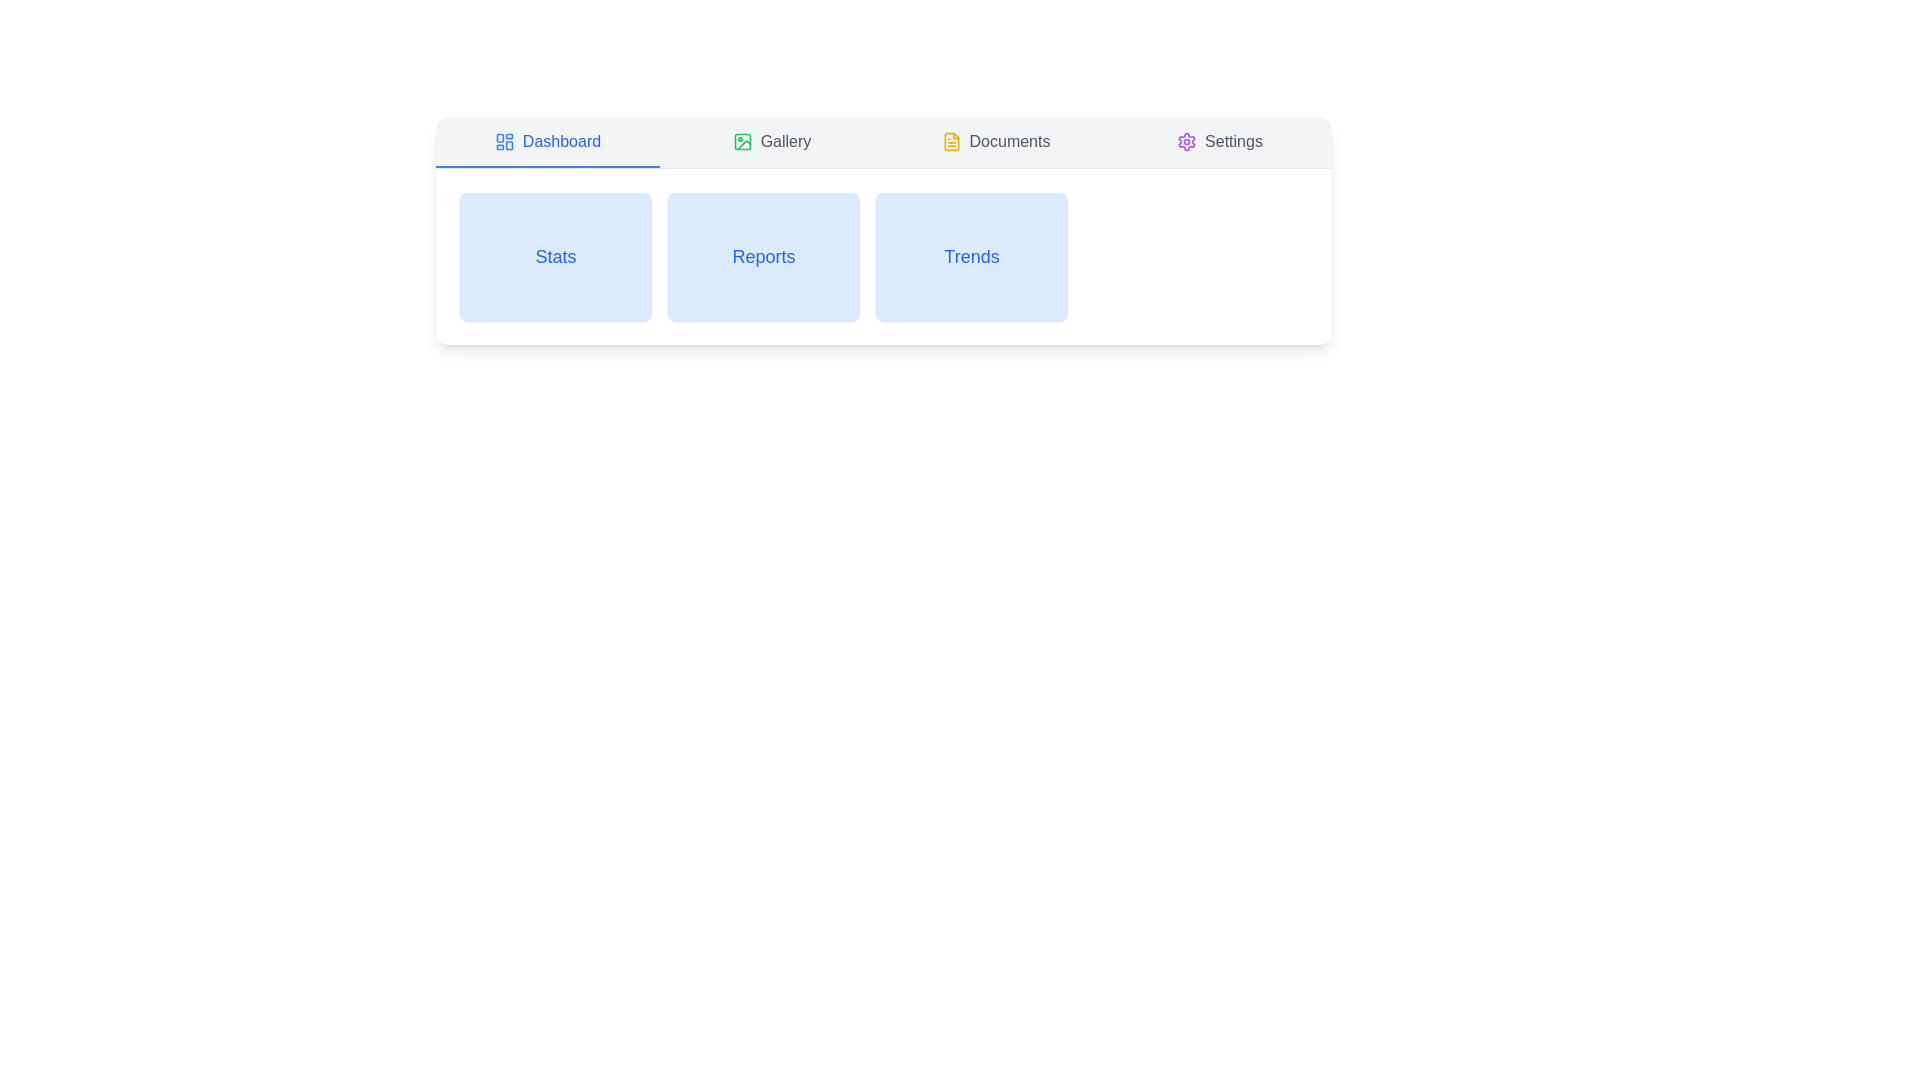 The height and width of the screenshot is (1080, 1920). Describe the element at coordinates (785, 141) in the screenshot. I see `the 'Gallery' text label located in the top navigation bar, which is positioned directly to the right of the 'Dashboard' and to the left of the 'Documents' section` at that location.